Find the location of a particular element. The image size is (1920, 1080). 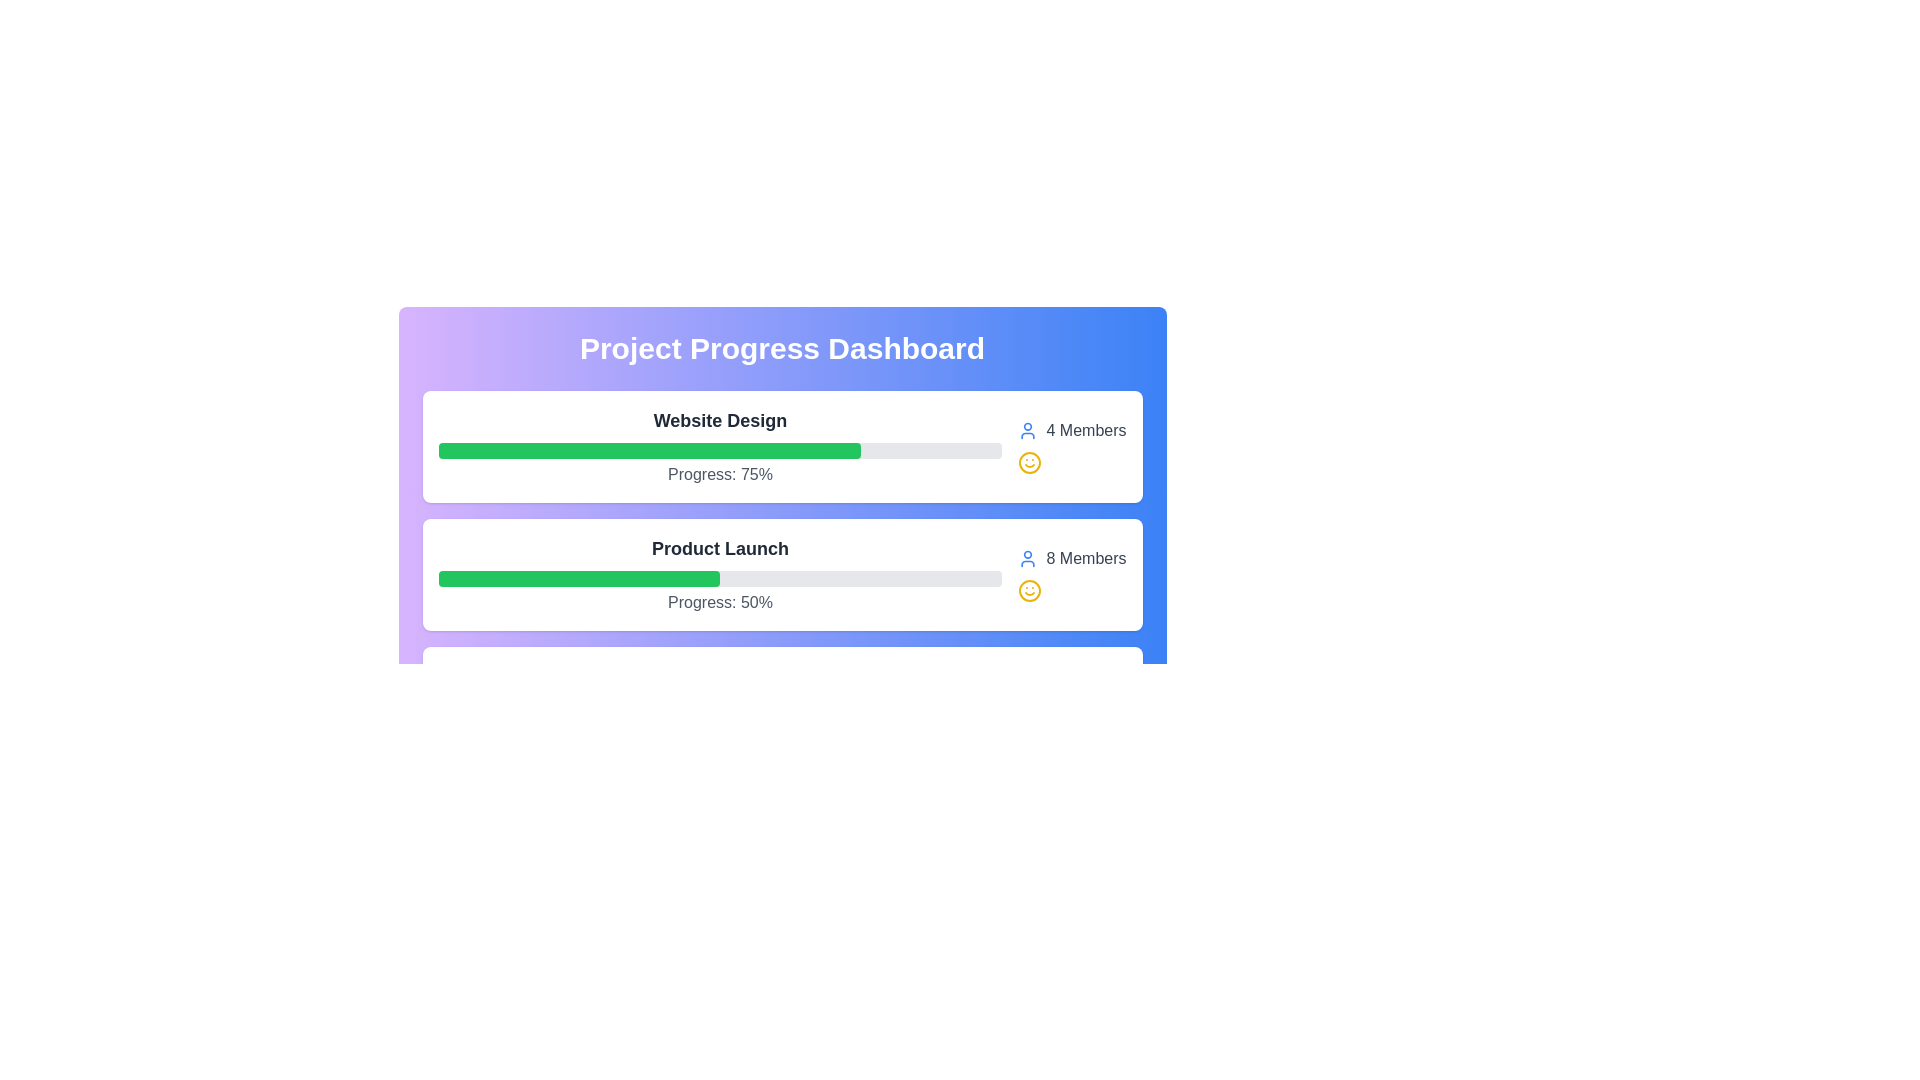

the blue-colored vector graphic icon resembling a user silhouette, which is located to the left of the '8 Members' text is located at coordinates (1028, 559).